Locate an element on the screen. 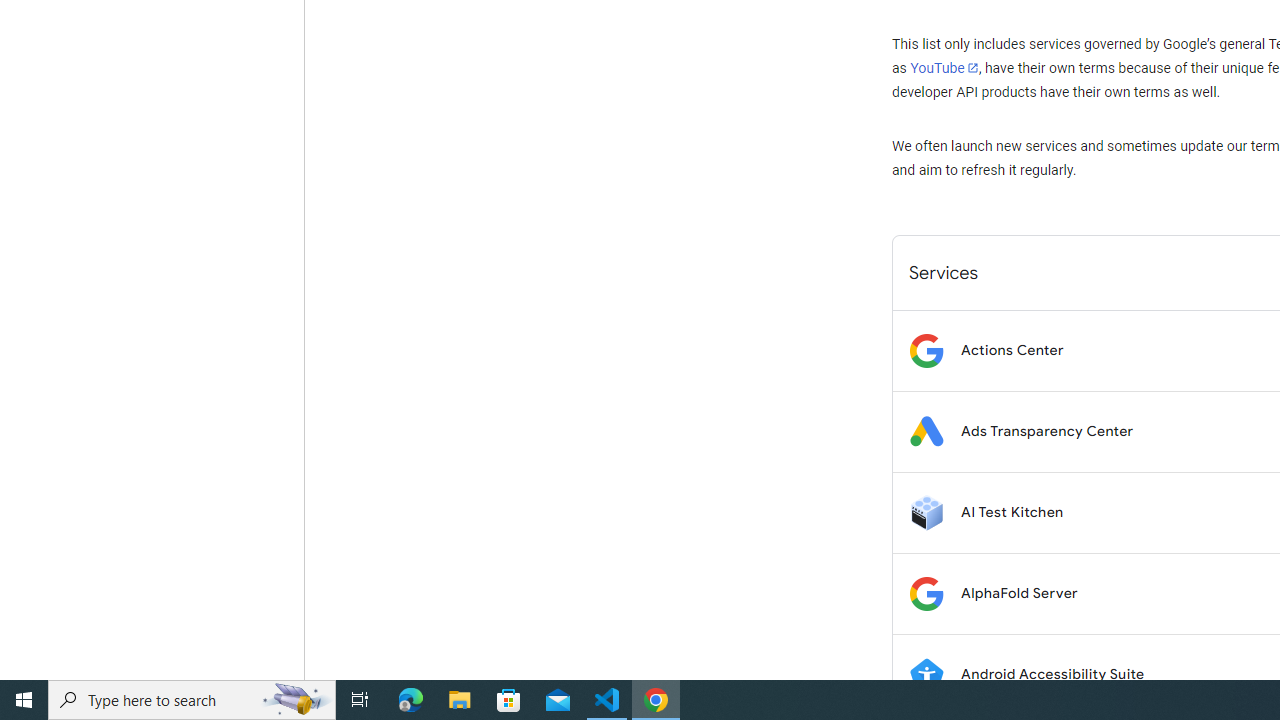  'Logo for Actions Center' is located at coordinates (925, 349).